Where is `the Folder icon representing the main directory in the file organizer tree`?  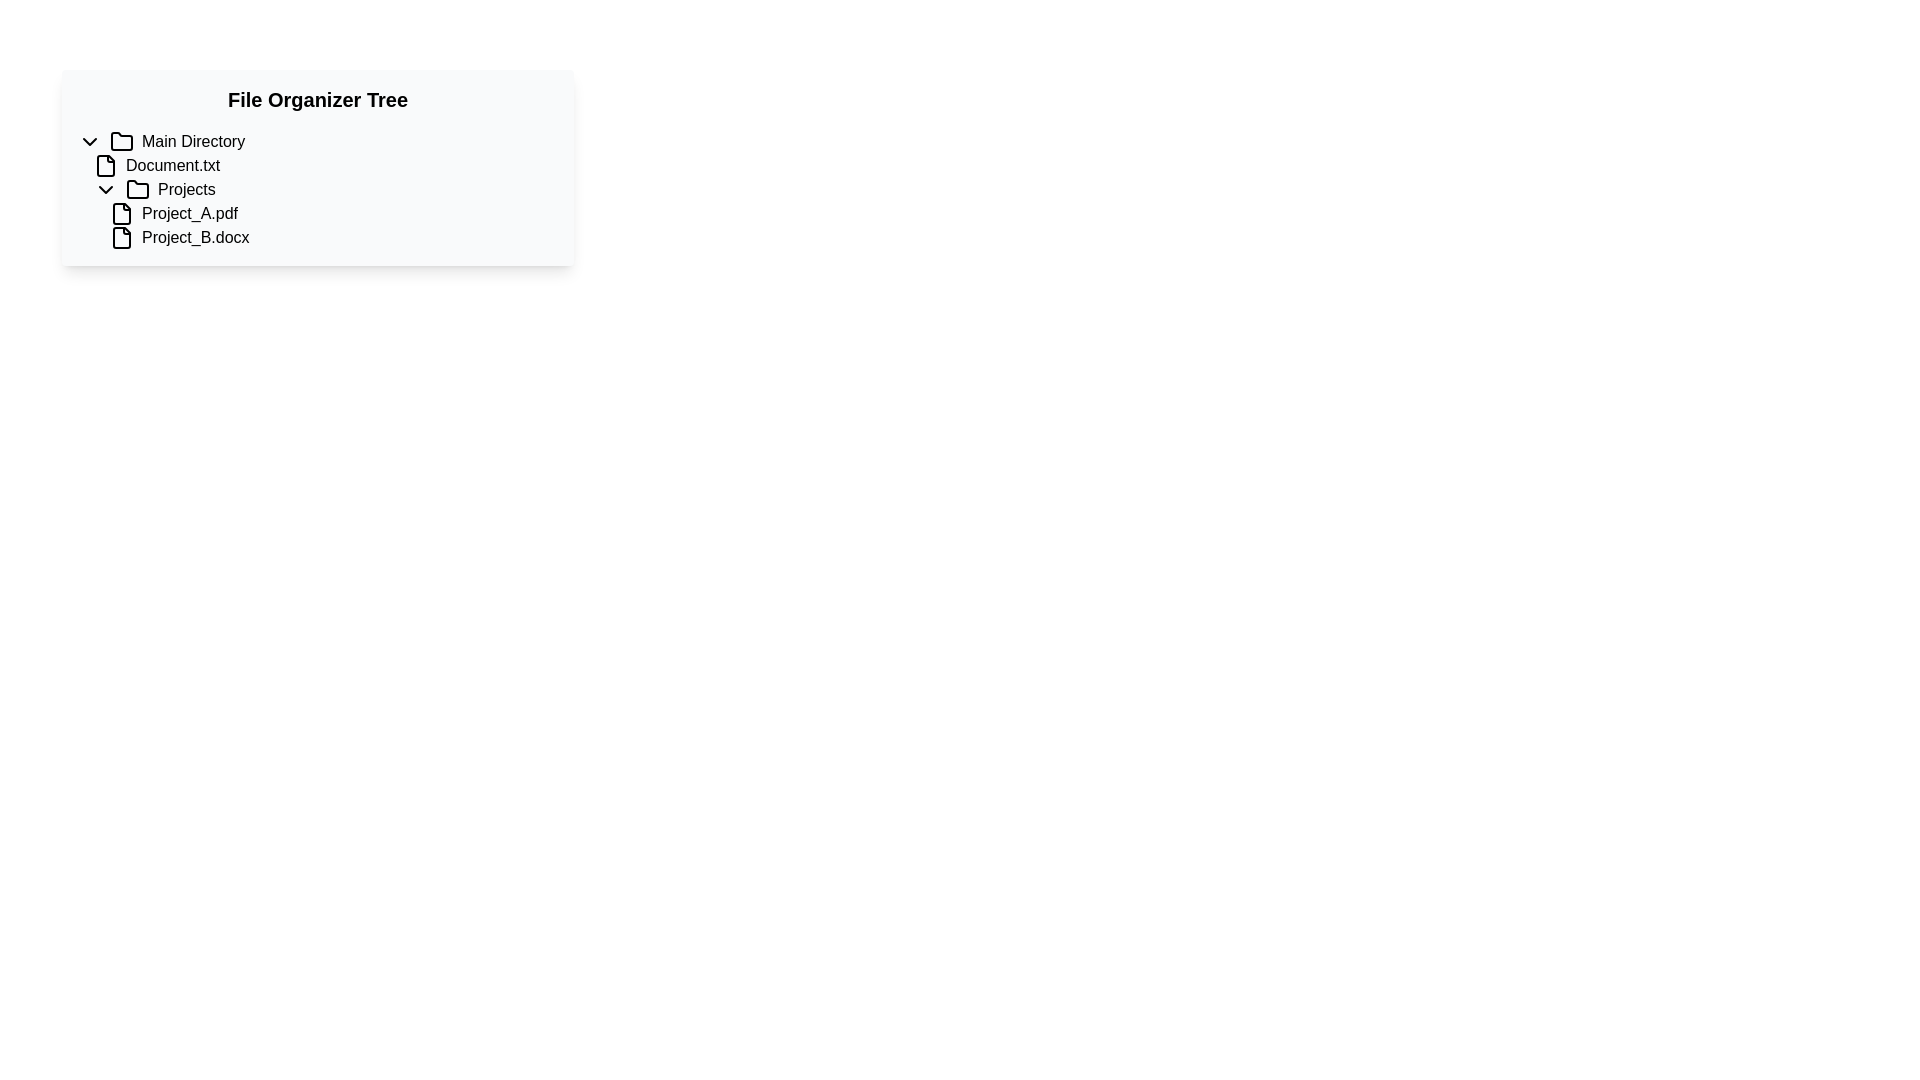
the Folder icon representing the main directory in the file organizer tree is located at coordinates (120, 140).